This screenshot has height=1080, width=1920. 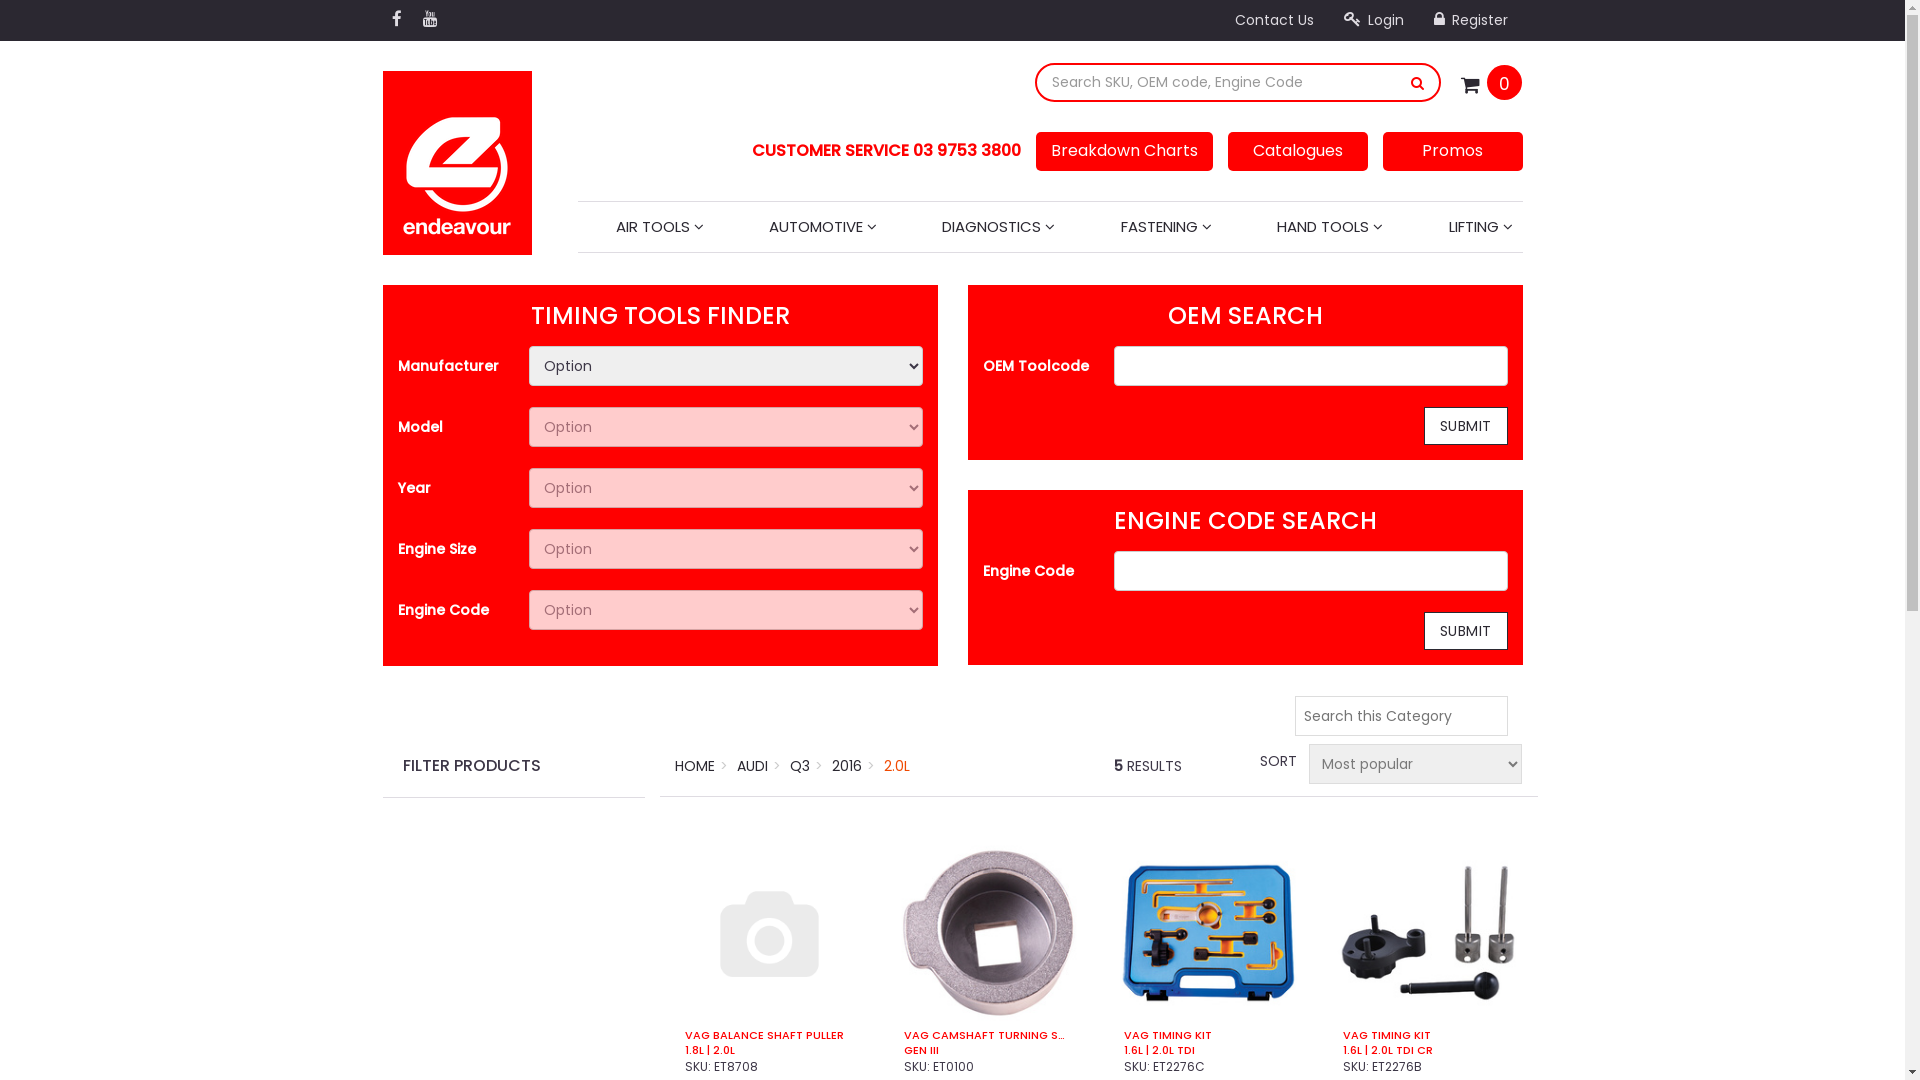 What do you see at coordinates (736, 765) in the screenshot?
I see `'AUDI'` at bounding box center [736, 765].